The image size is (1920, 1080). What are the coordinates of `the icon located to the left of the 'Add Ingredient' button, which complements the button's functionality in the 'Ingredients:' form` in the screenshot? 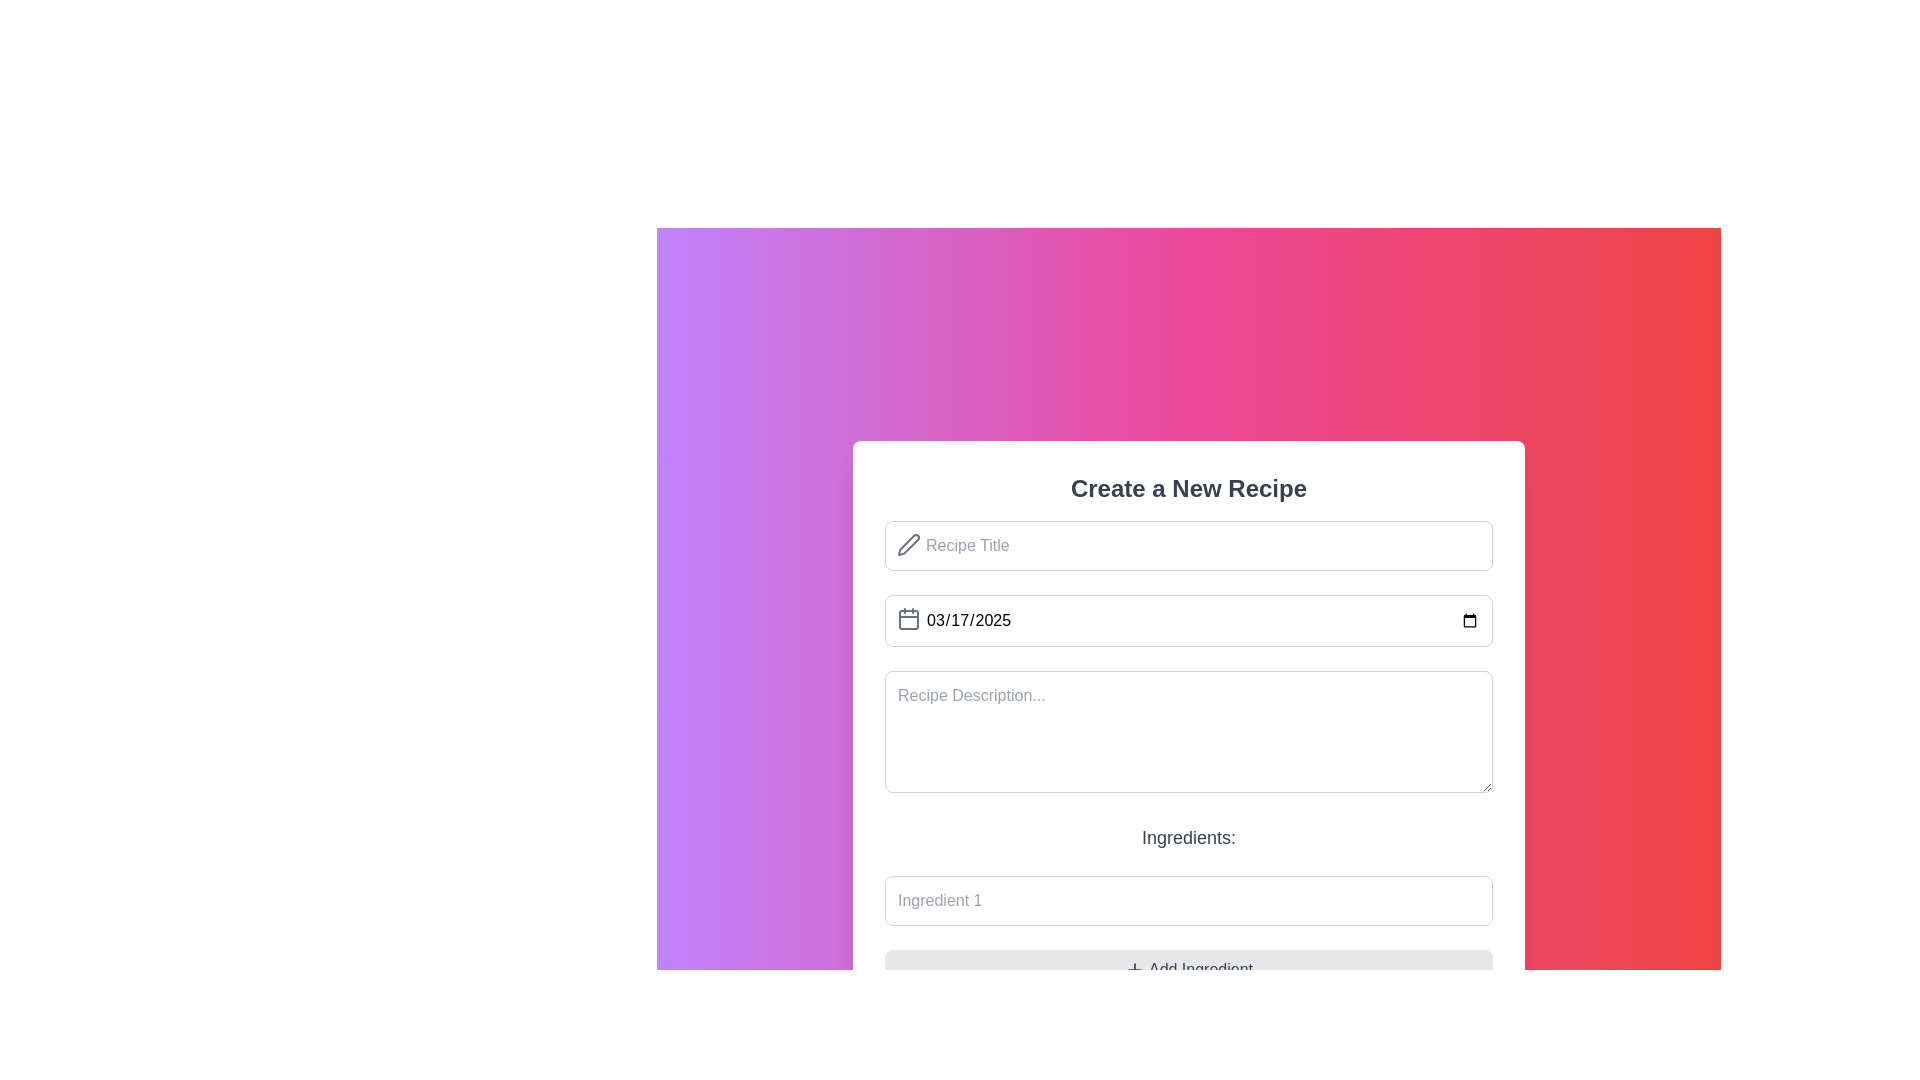 It's located at (1134, 969).